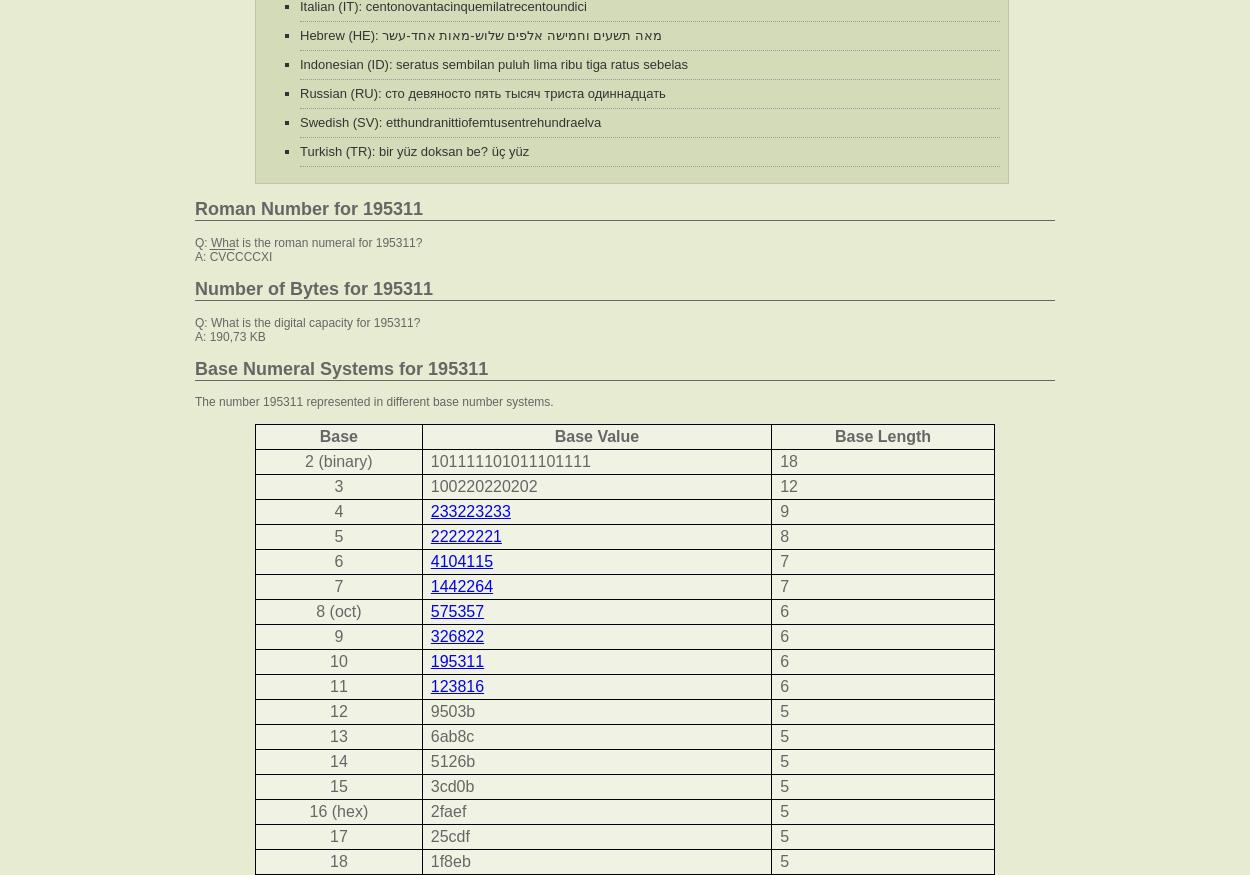  Describe the element at coordinates (333, 510) in the screenshot. I see `'4'` at that location.